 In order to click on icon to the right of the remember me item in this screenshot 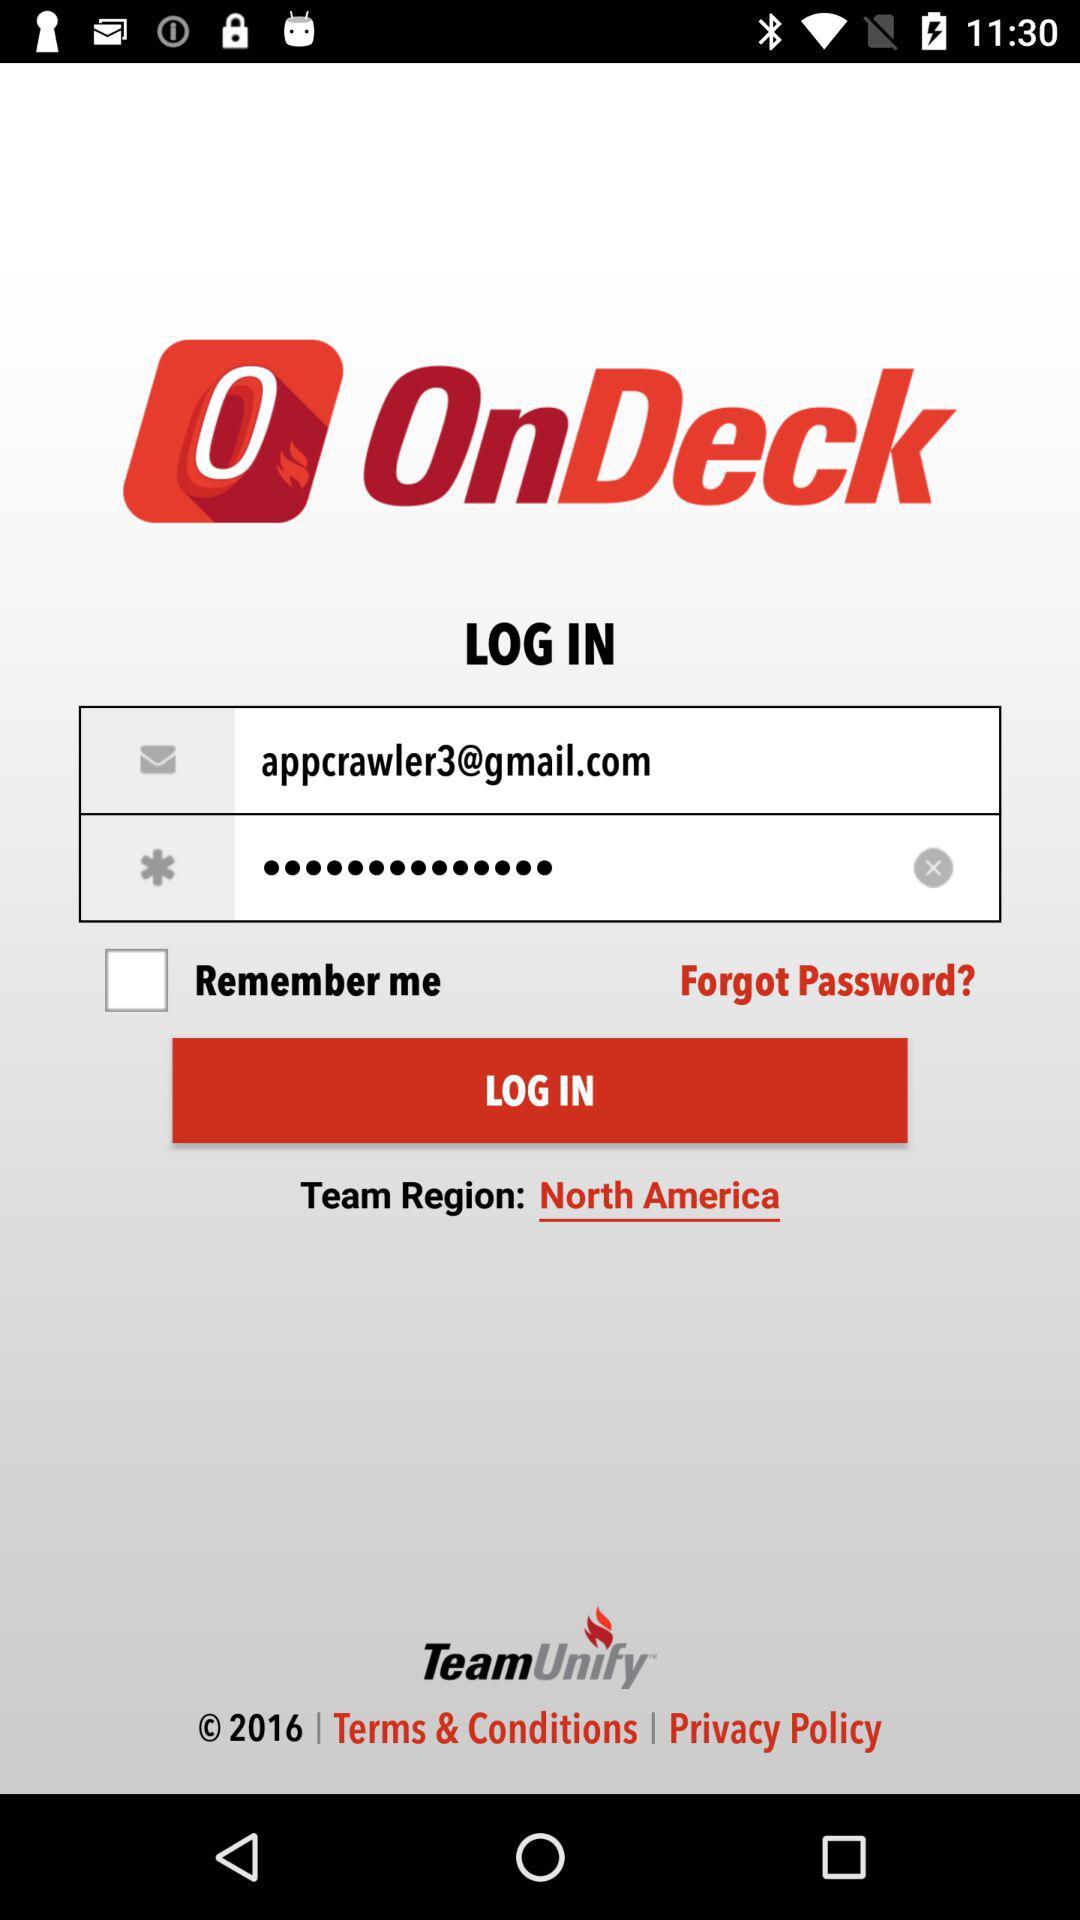, I will do `click(827, 980)`.